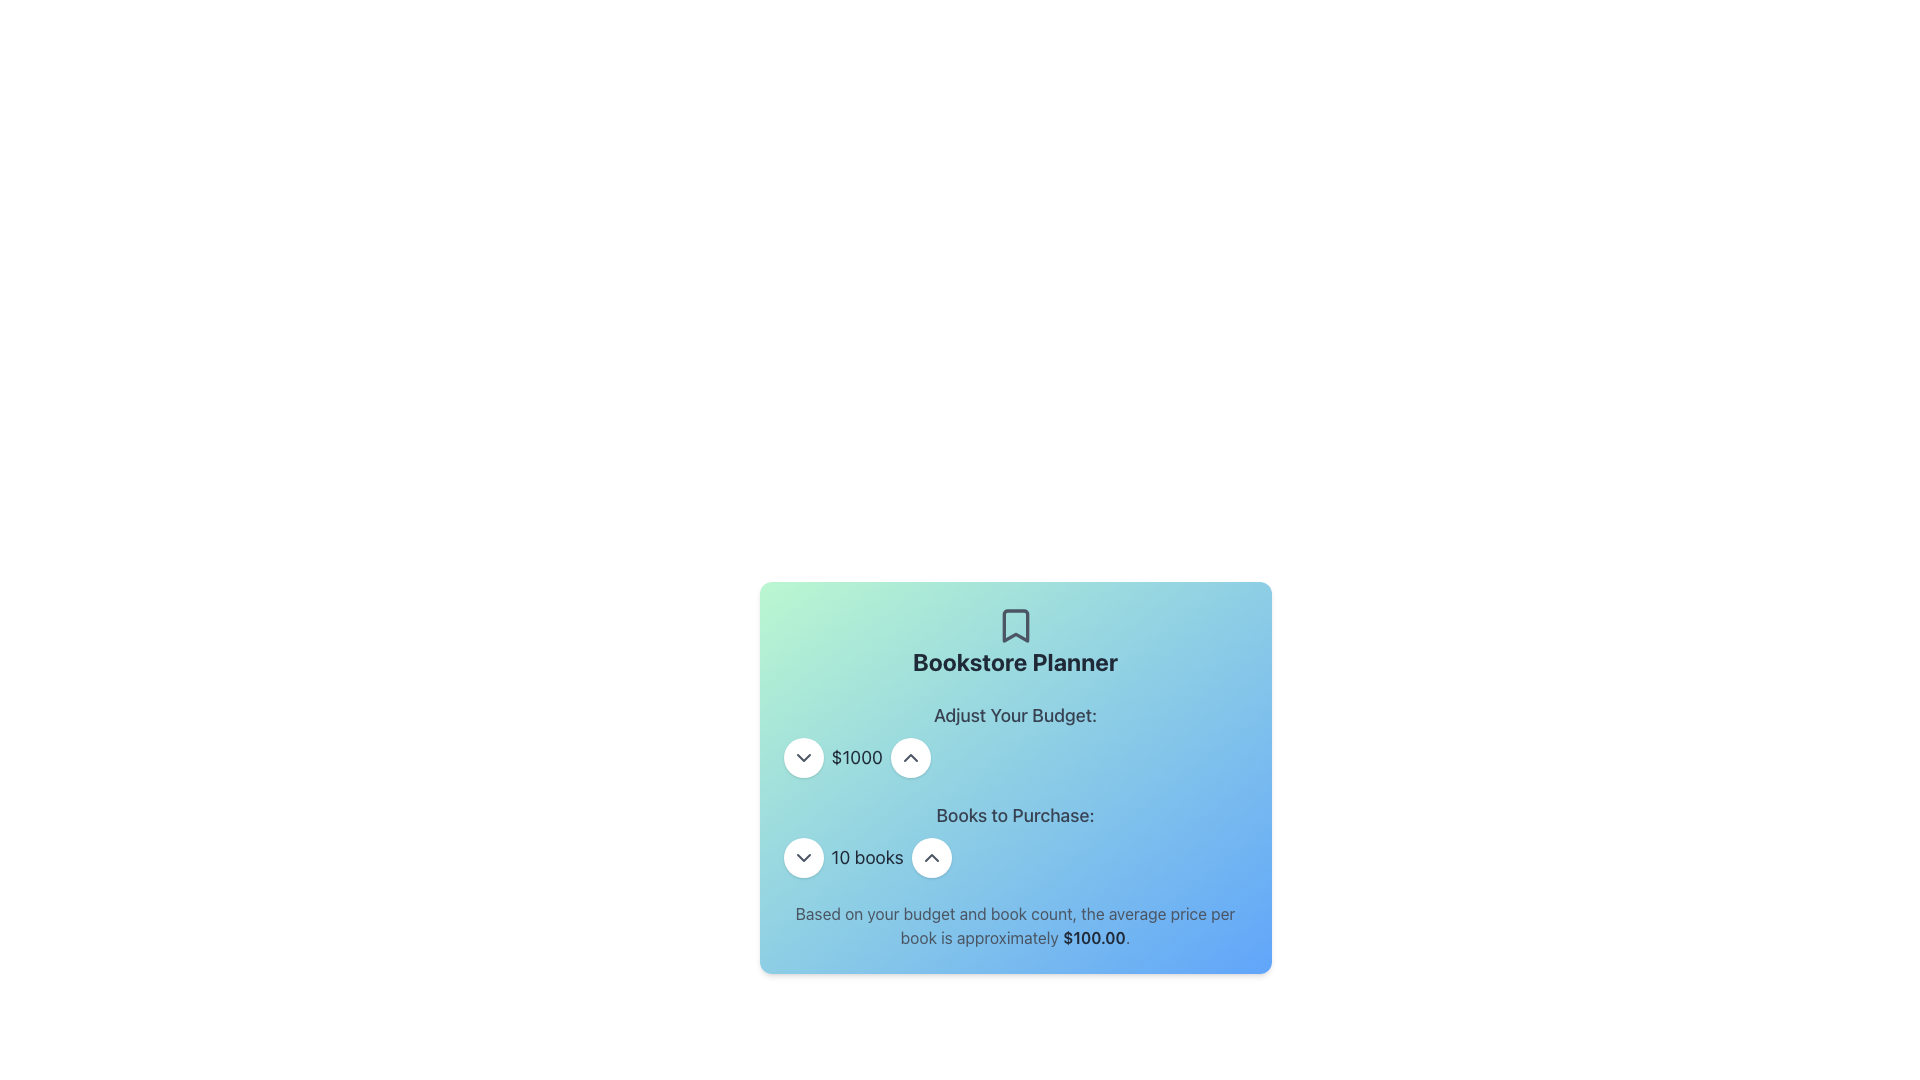 The width and height of the screenshot is (1920, 1080). What do you see at coordinates (1015, 662) in the screenshot?
I see `text displayed in the title section of the bookstore planning card, which is located at the top portion of the gradient background card, directly below the large bookmark icon` at bounding box center [1015, 662].